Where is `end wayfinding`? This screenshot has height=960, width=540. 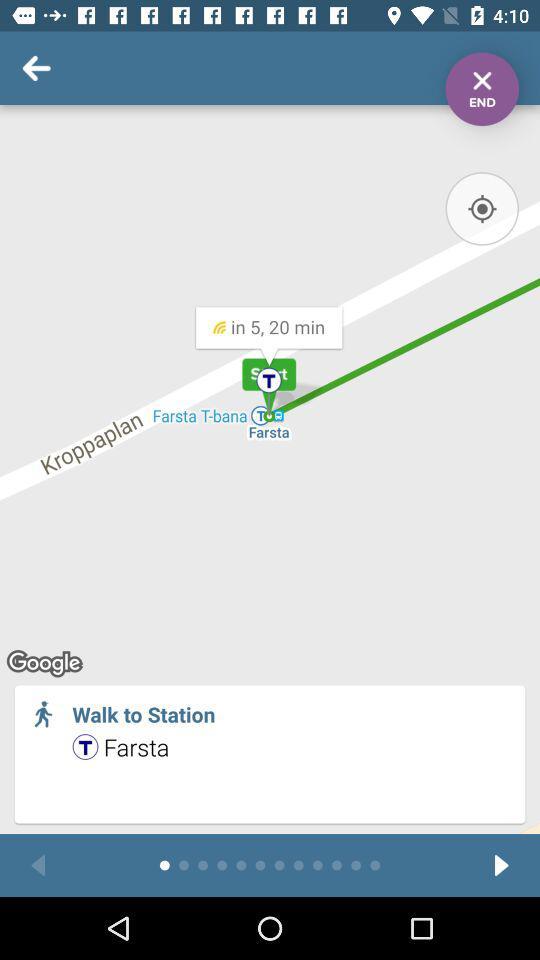
end wayfinding is located at coordinates (481, 89).